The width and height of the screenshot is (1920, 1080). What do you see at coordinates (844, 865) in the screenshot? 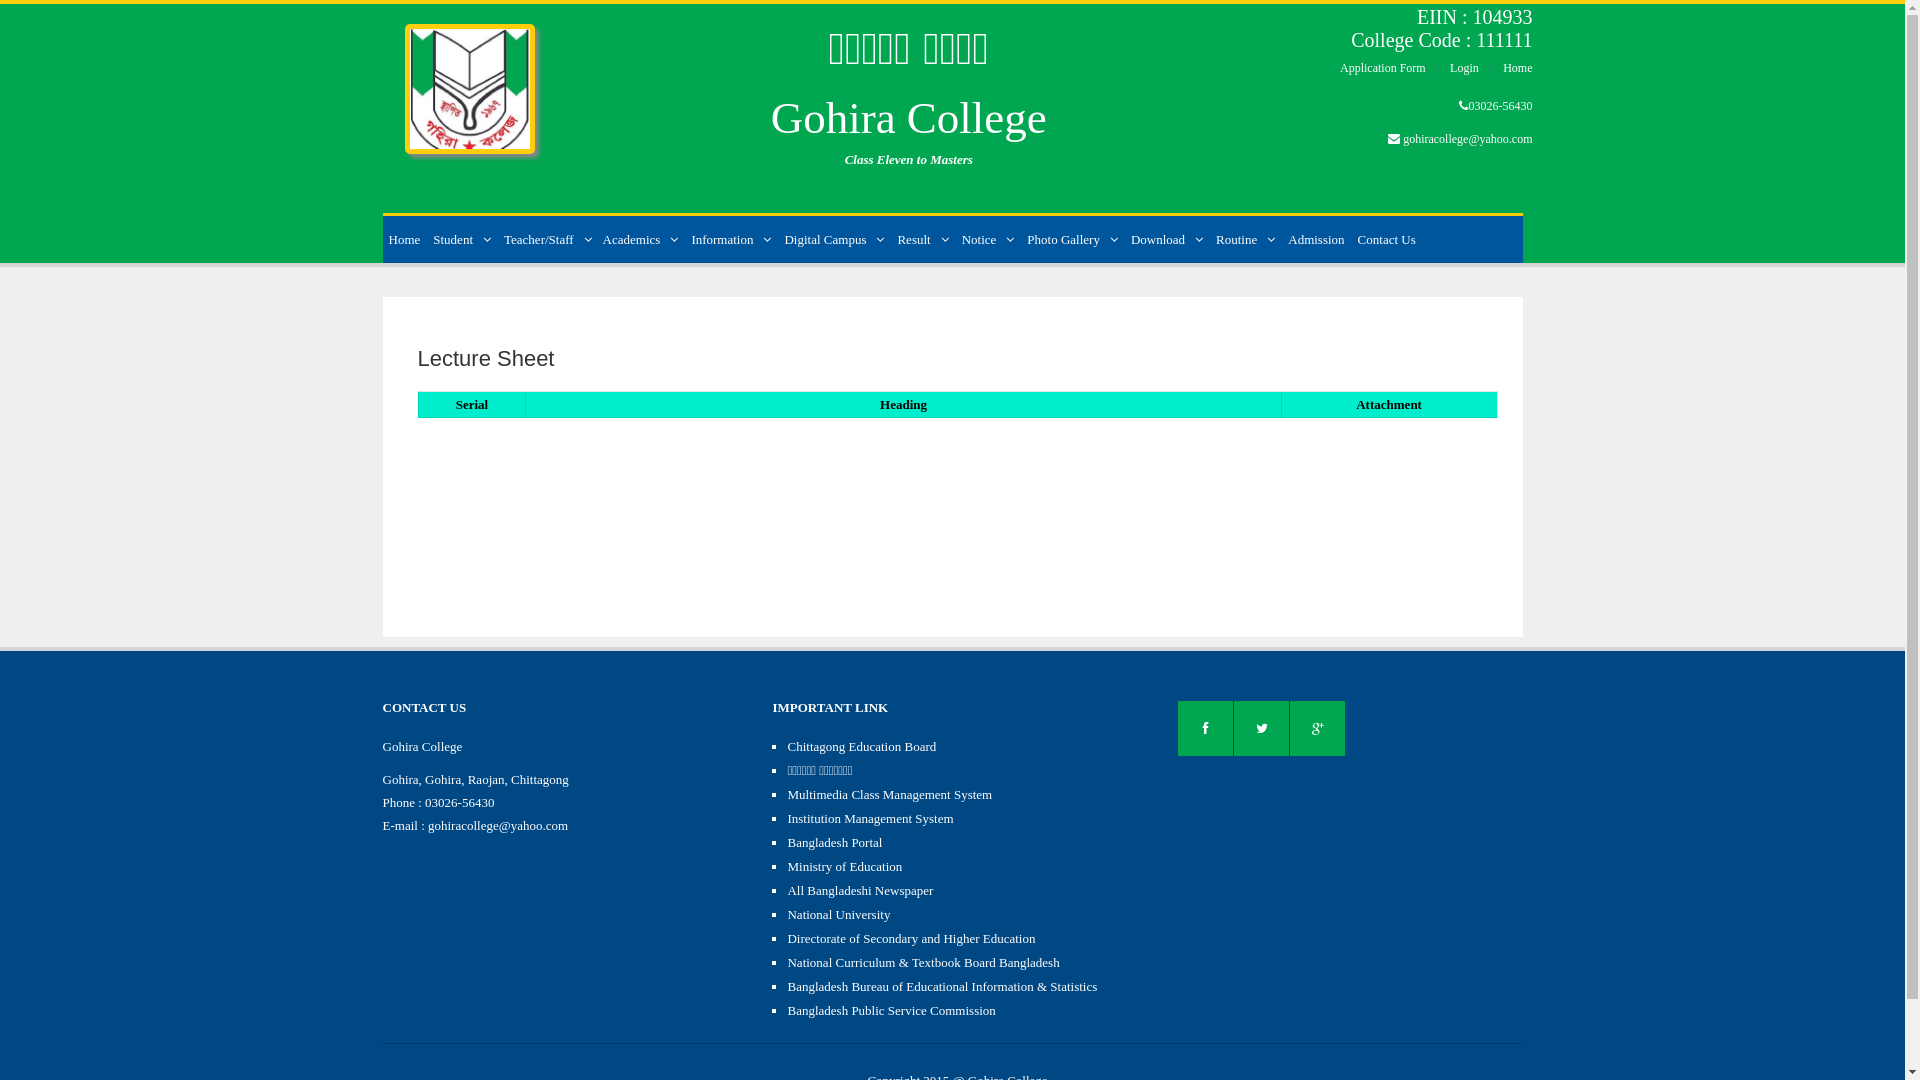
I see `'Ministry of Education'` at bounding box center [844, 865].